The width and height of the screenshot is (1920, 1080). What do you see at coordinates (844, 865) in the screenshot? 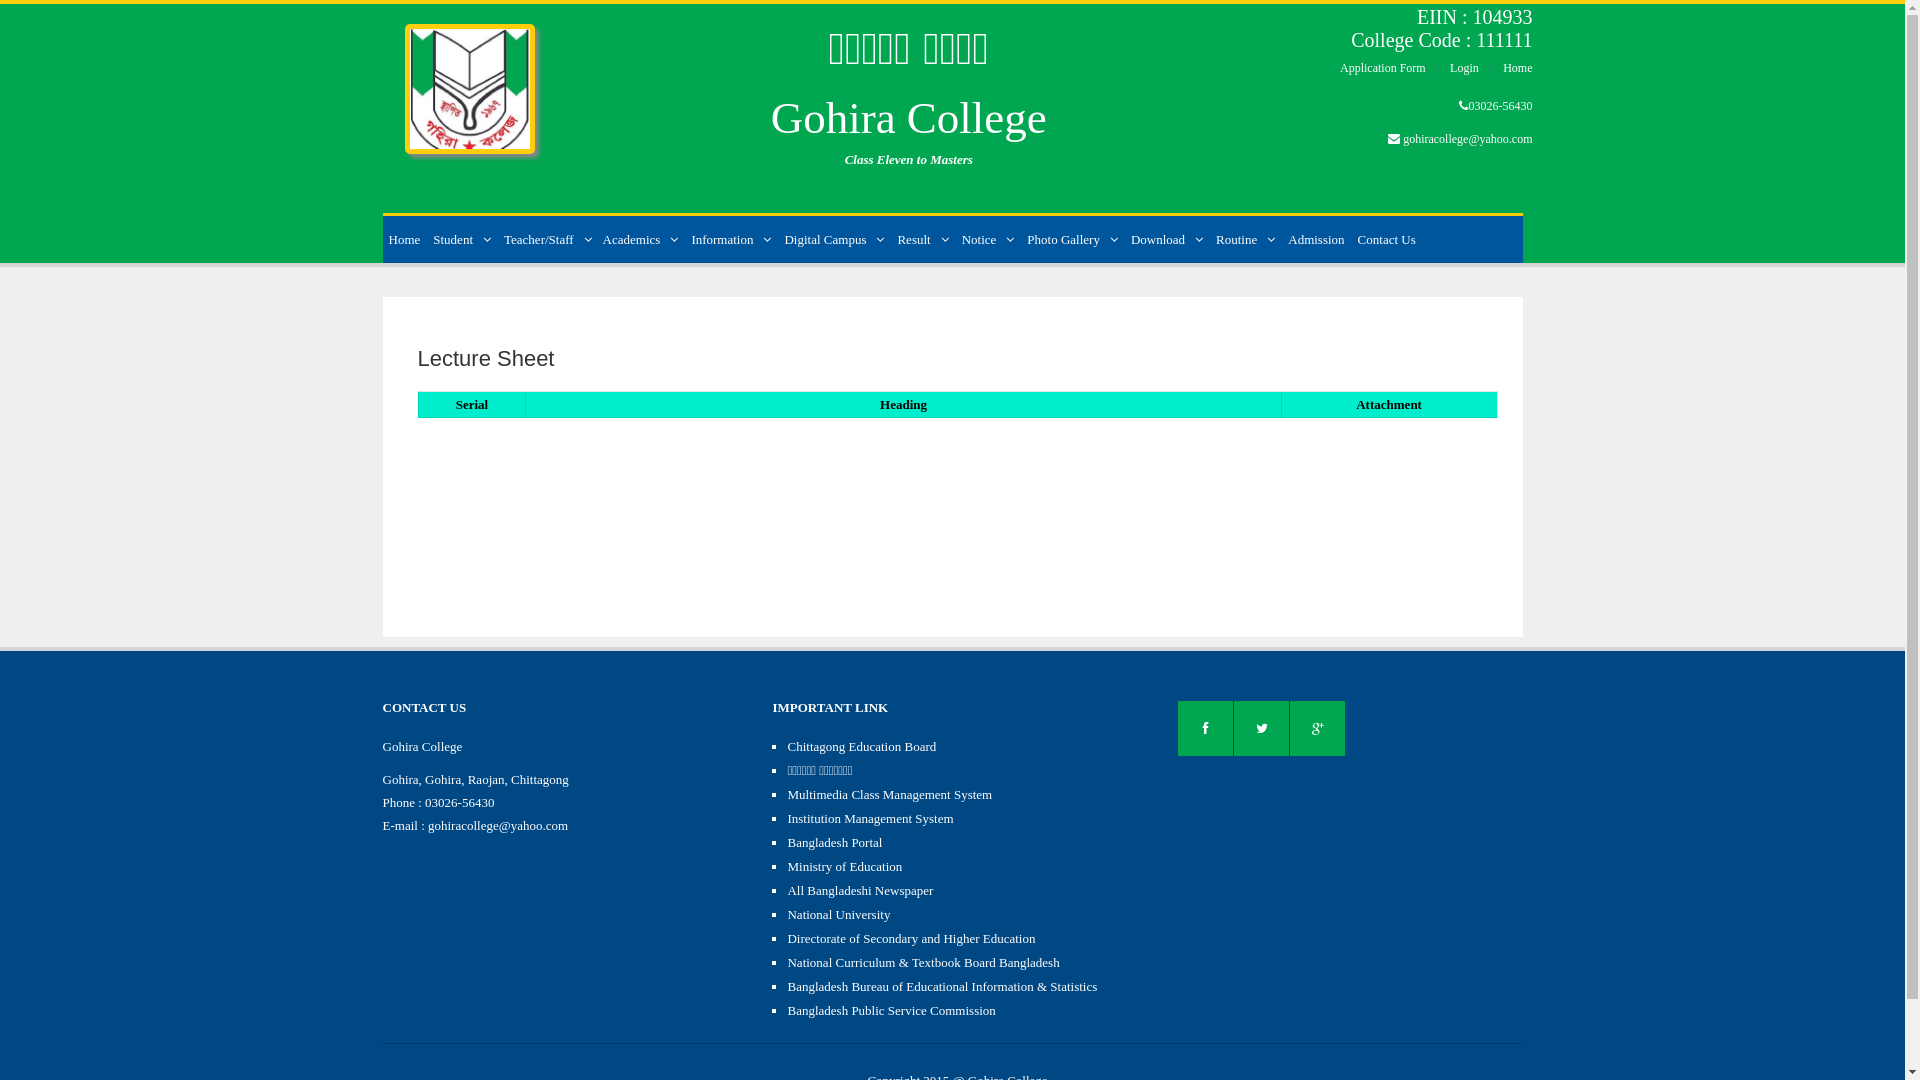
I see `'Ministry of Education'` at bounding box center [844, 865].